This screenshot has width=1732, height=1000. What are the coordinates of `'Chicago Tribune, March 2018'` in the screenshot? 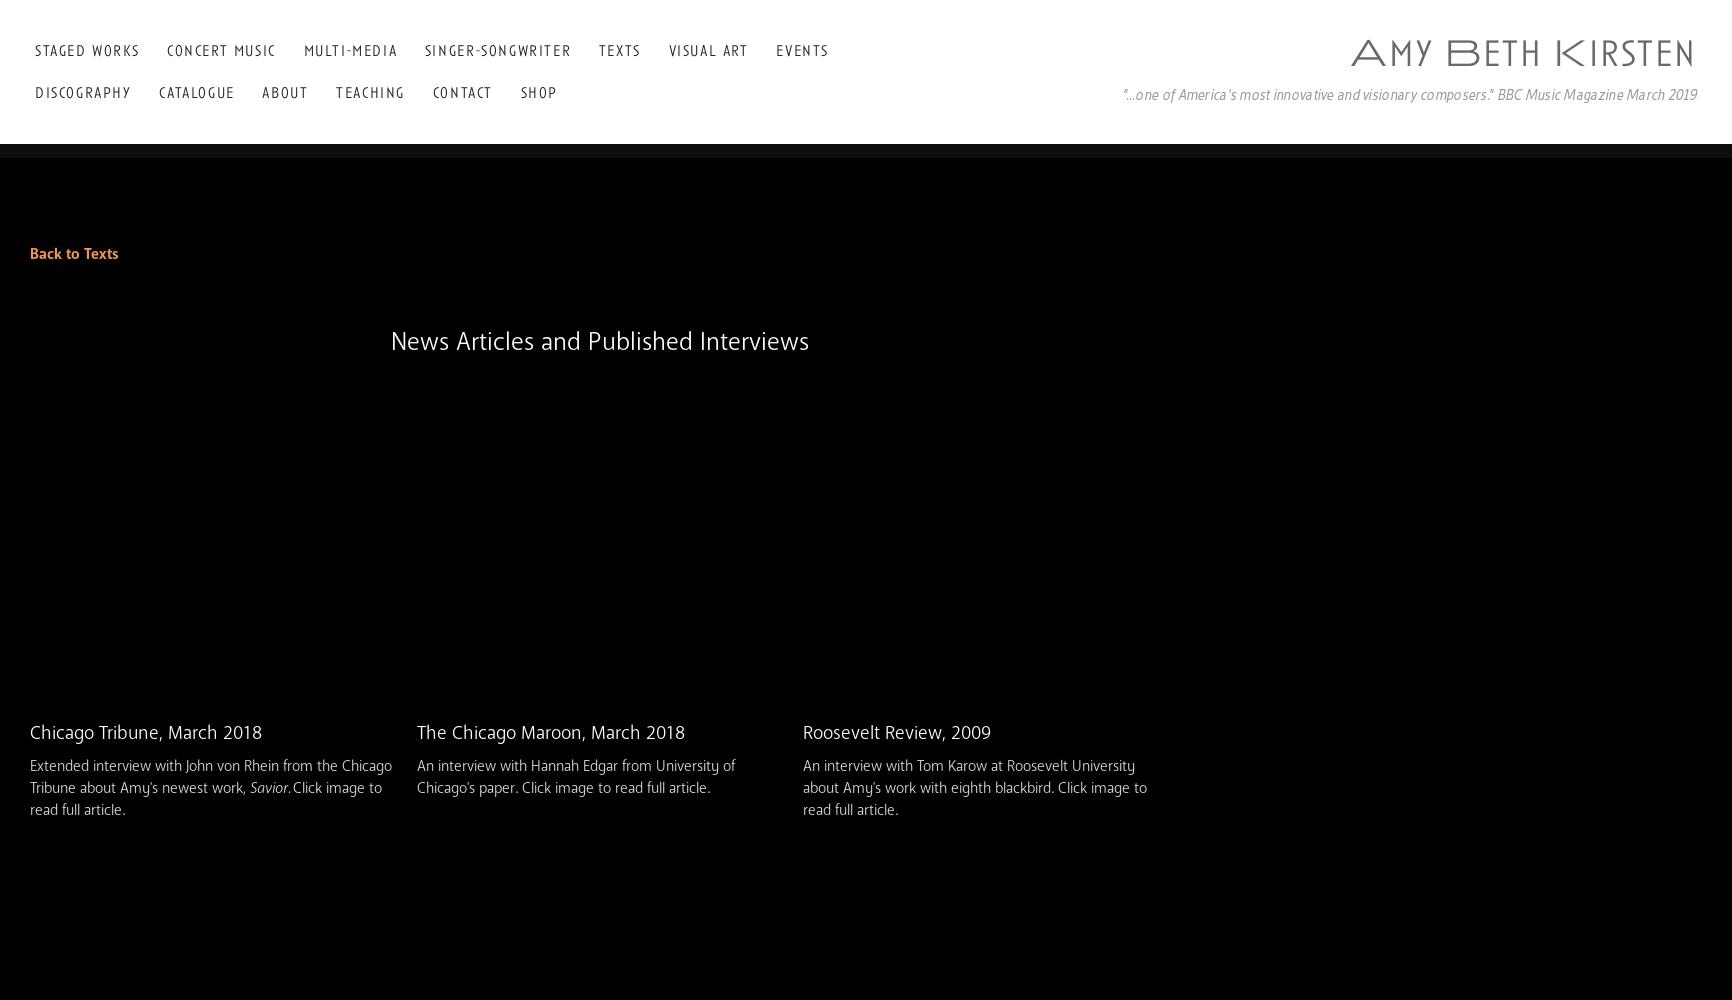 It's located at (146, 732).